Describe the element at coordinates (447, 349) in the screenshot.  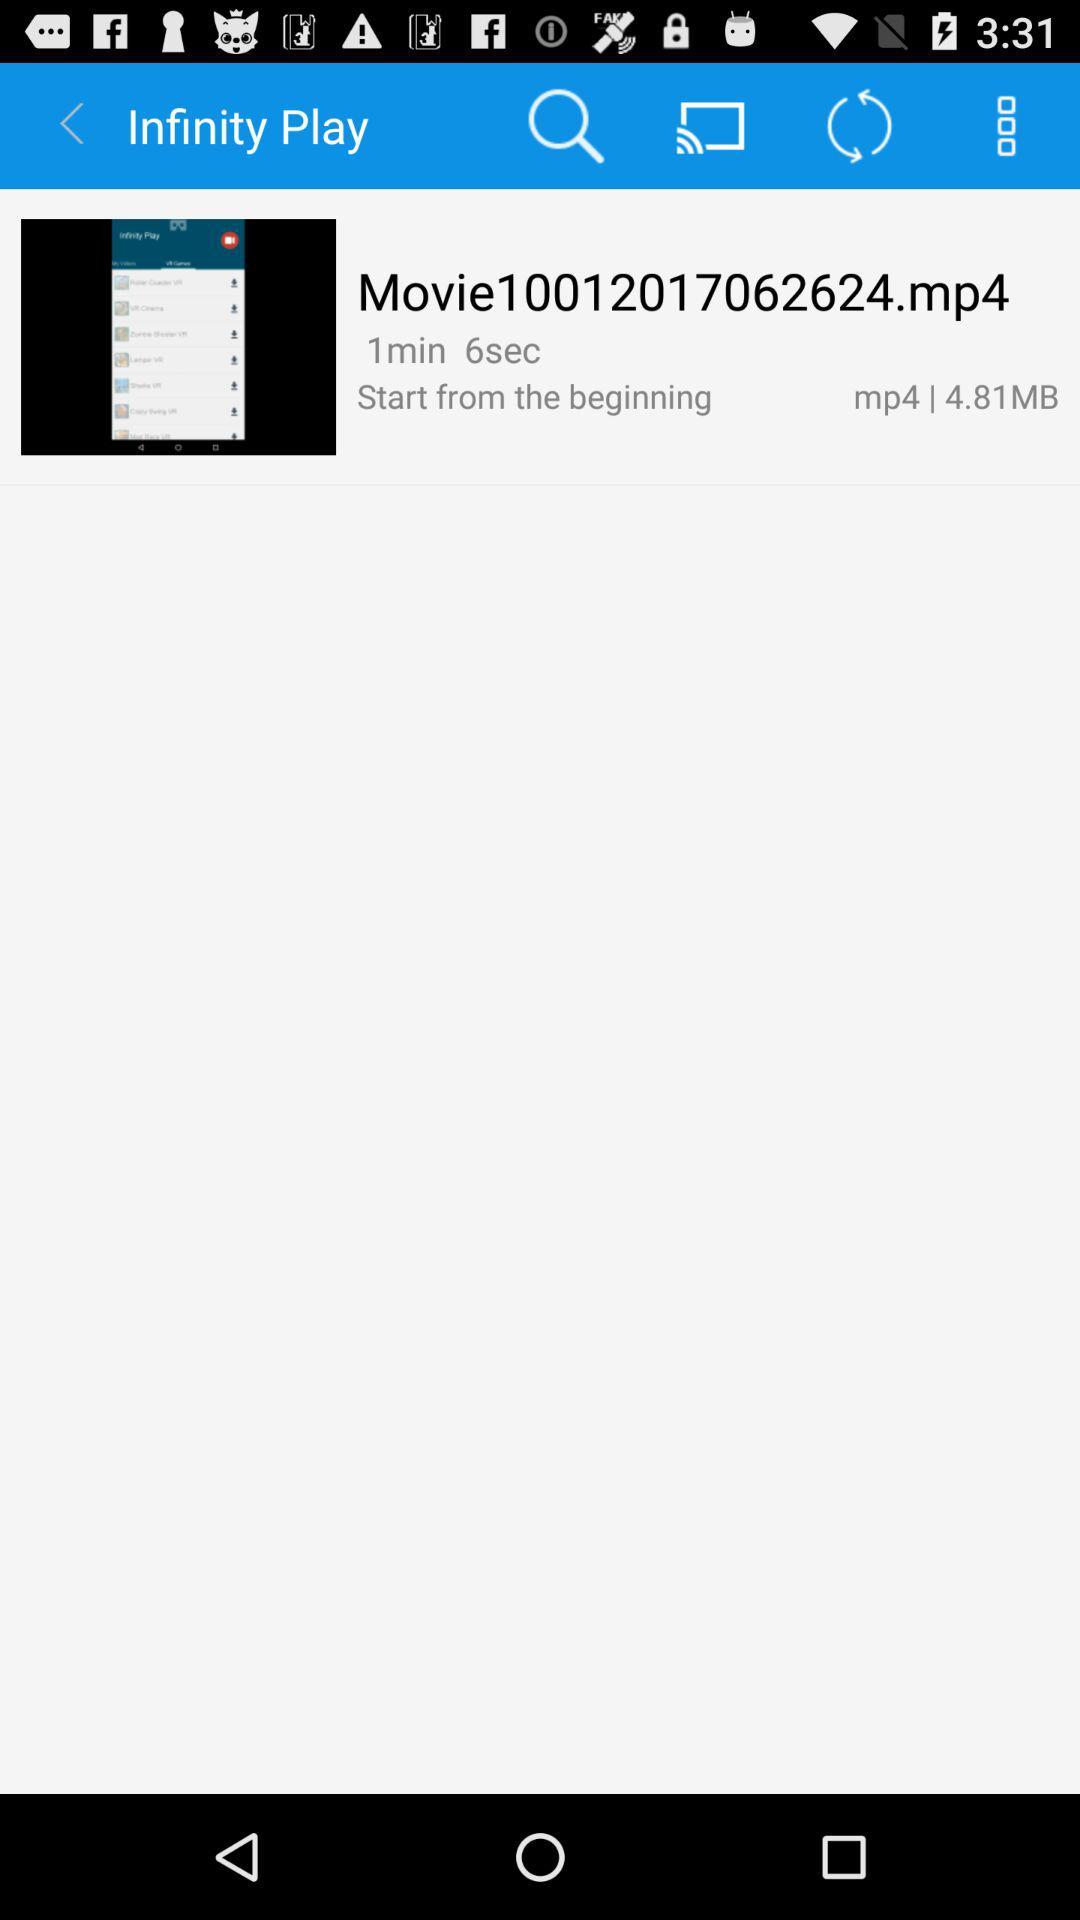
I see `1min  6sec icon` at that location.